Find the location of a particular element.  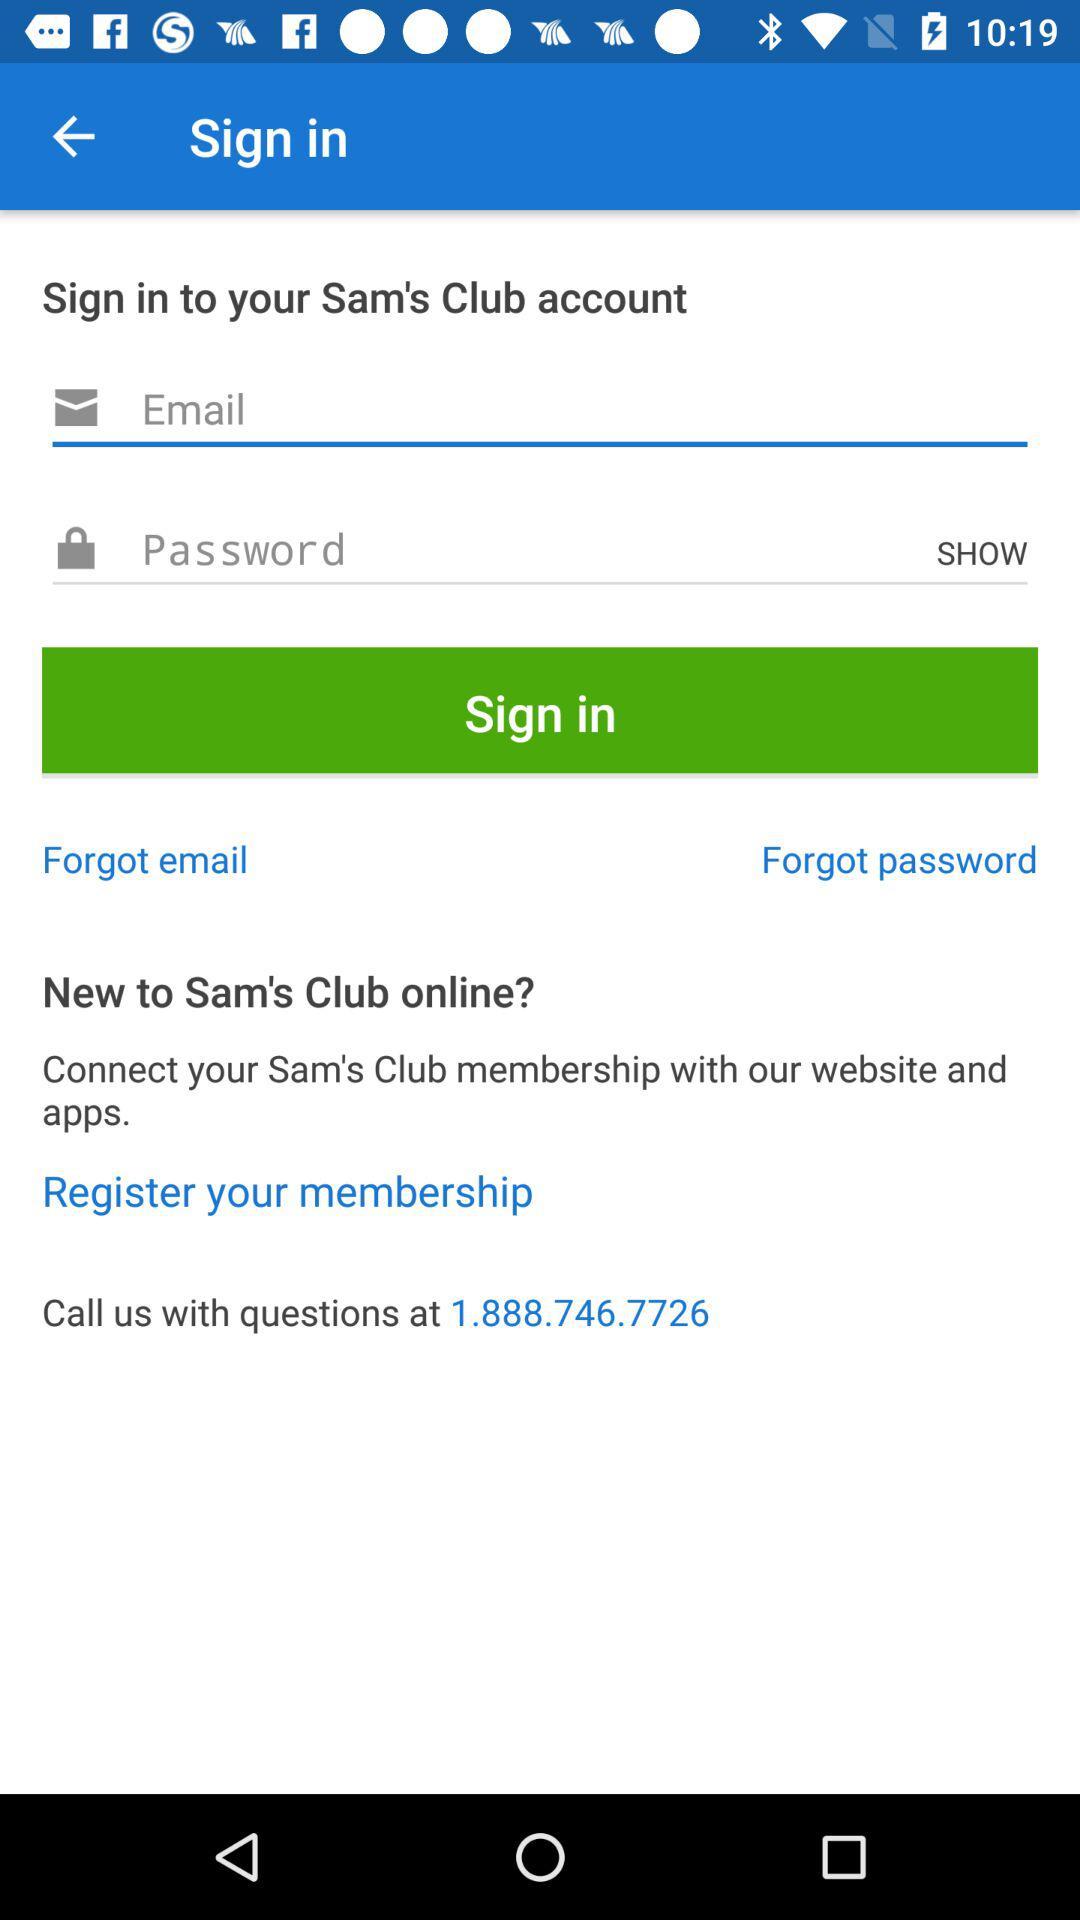

icon next to the sign in item is located at coordinates (72, 135).